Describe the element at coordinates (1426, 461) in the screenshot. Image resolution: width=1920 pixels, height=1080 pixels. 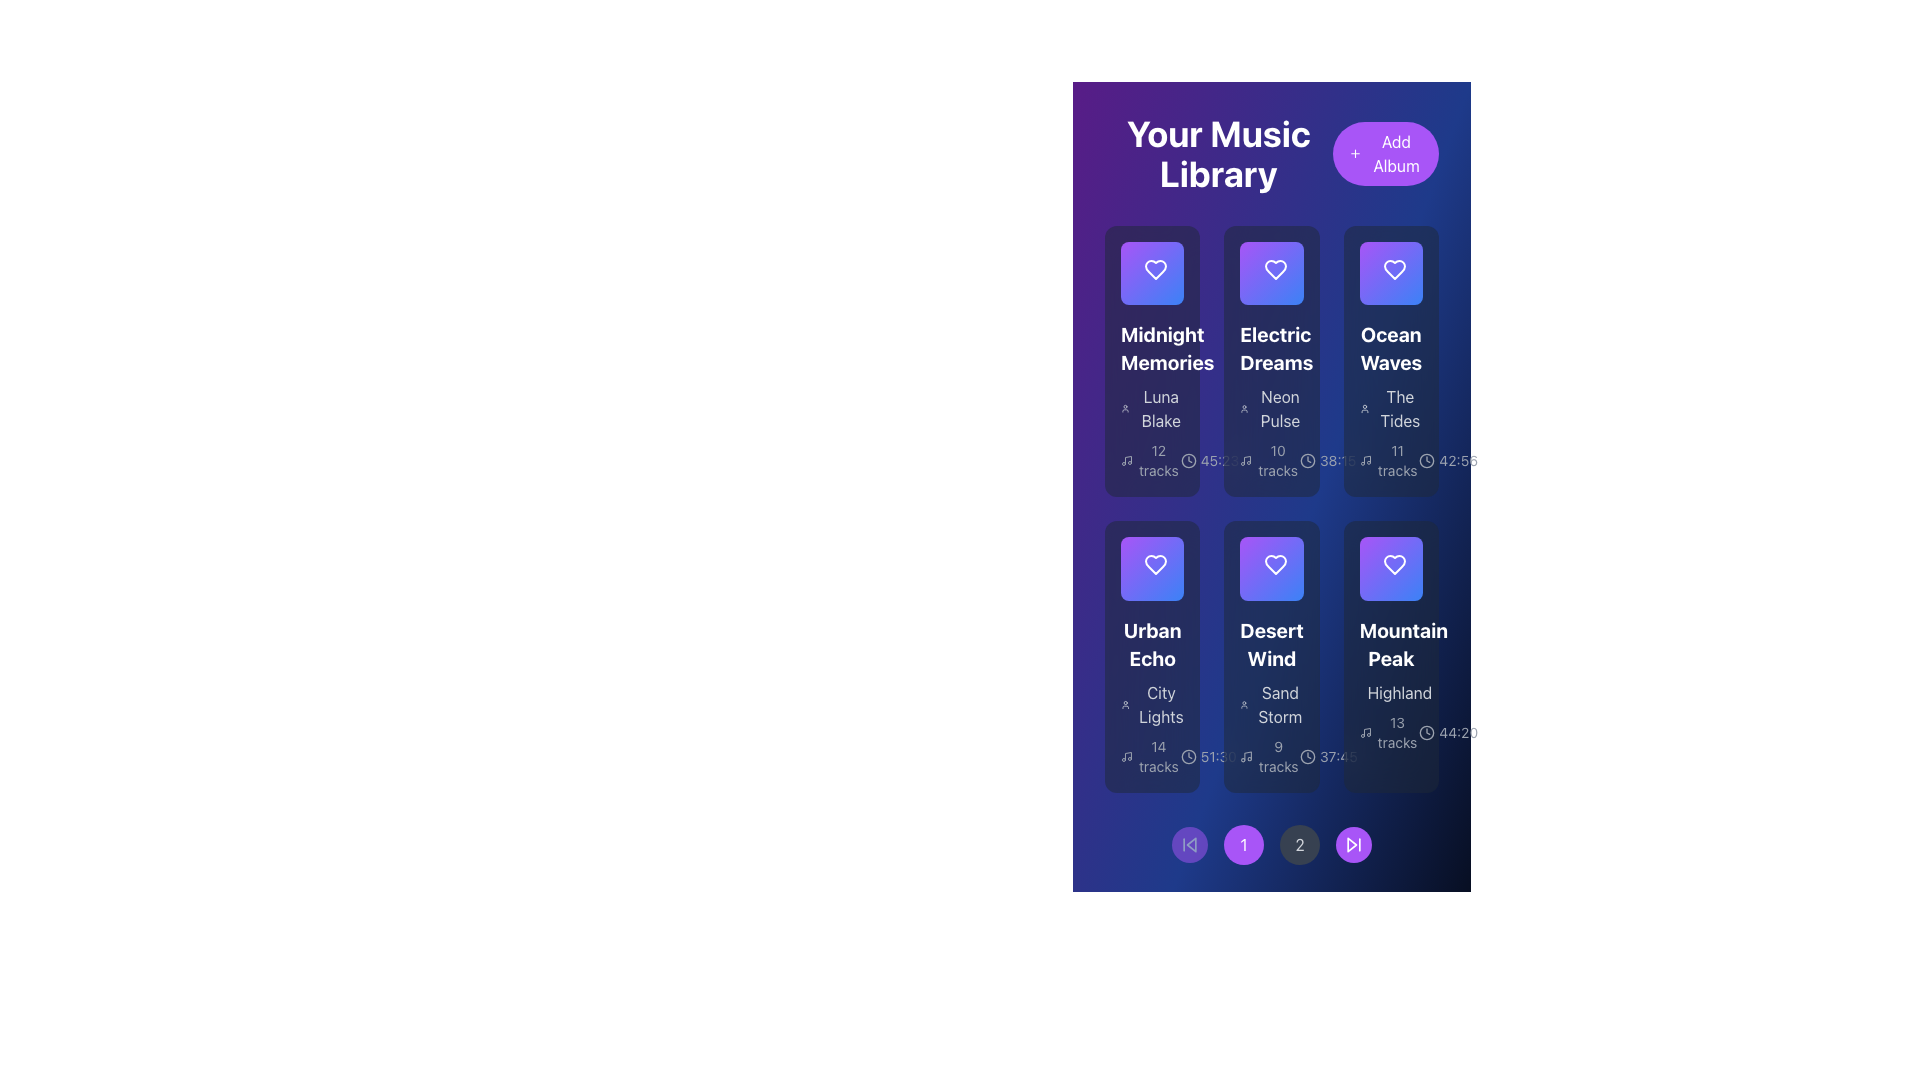
I see `the time icon located in the bottom-right corner of the 'Ocean Waves' album card, positioned left of the duration text ('42:56') in the 'Your Music Library' interface` at that location.